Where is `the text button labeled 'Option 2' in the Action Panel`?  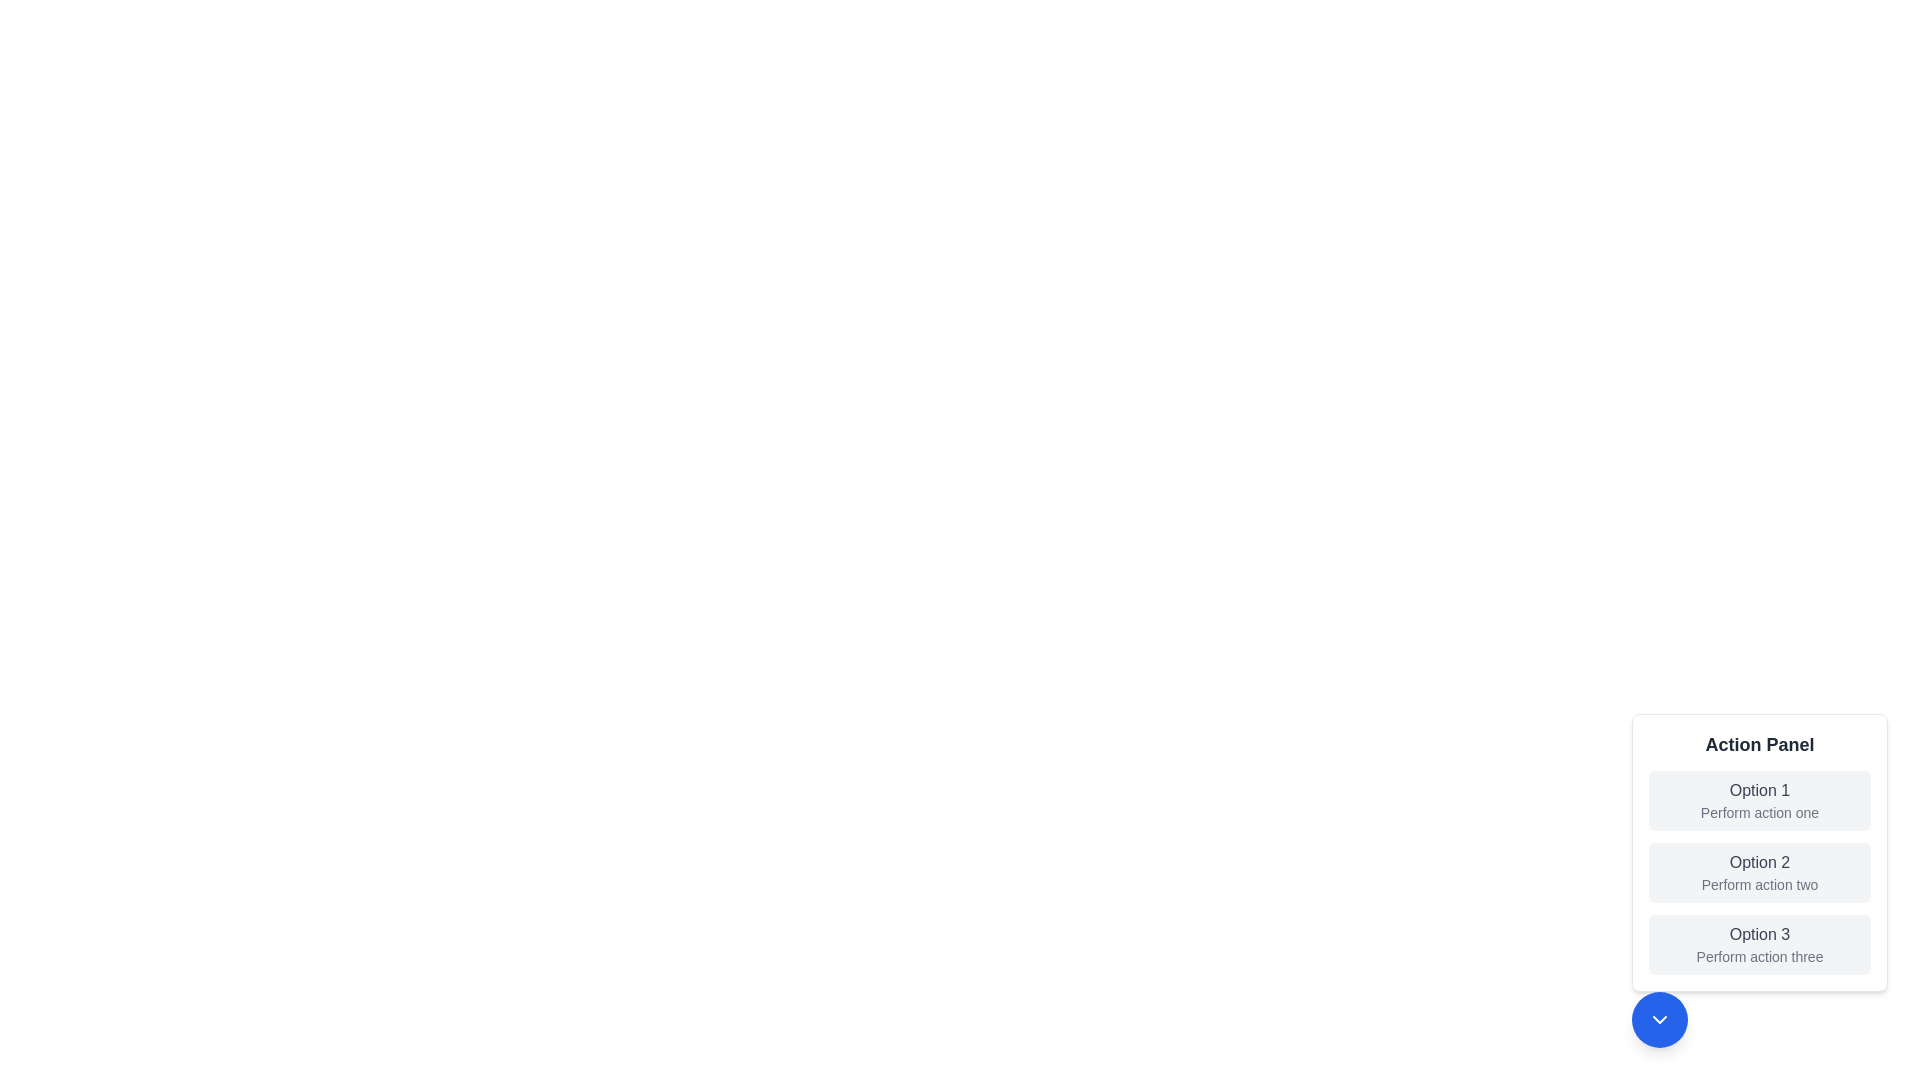
the text button labeled 'Option 2' in the Action Panel is located at coordinates (1760, 879).